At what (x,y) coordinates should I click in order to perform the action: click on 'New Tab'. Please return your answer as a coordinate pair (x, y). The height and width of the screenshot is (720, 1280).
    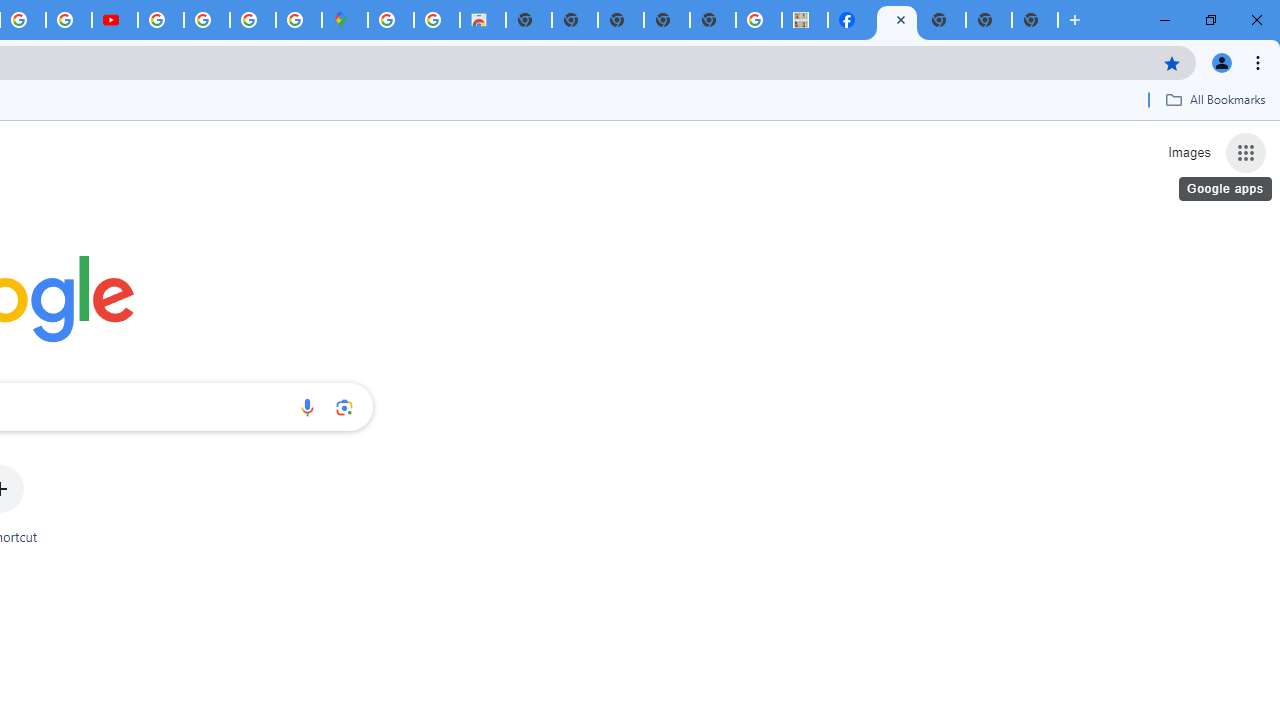
    Looking at the image, I should click on (1035, 20).